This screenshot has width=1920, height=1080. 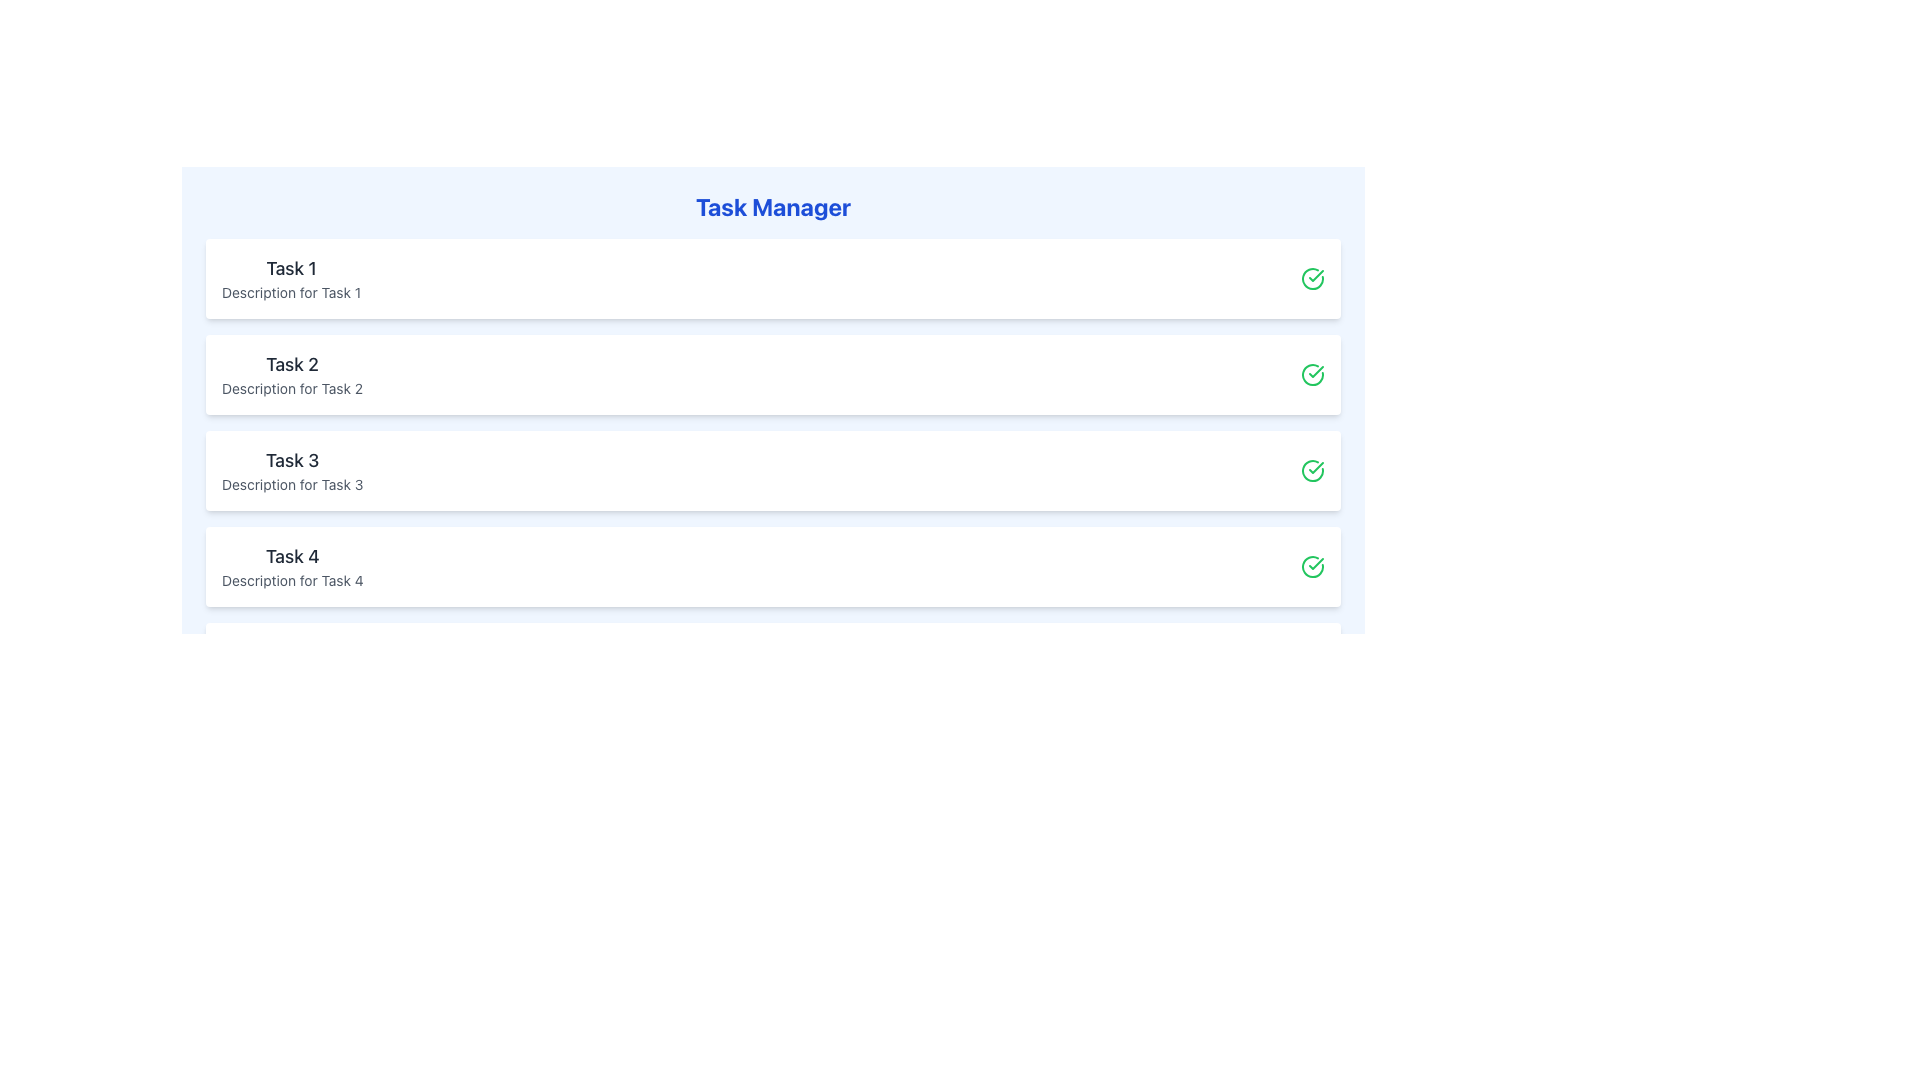 I want to click on the description text label for 'Task 3', located directly below the title 'Task 3' in the task entries list, so click(x=291, y=485).